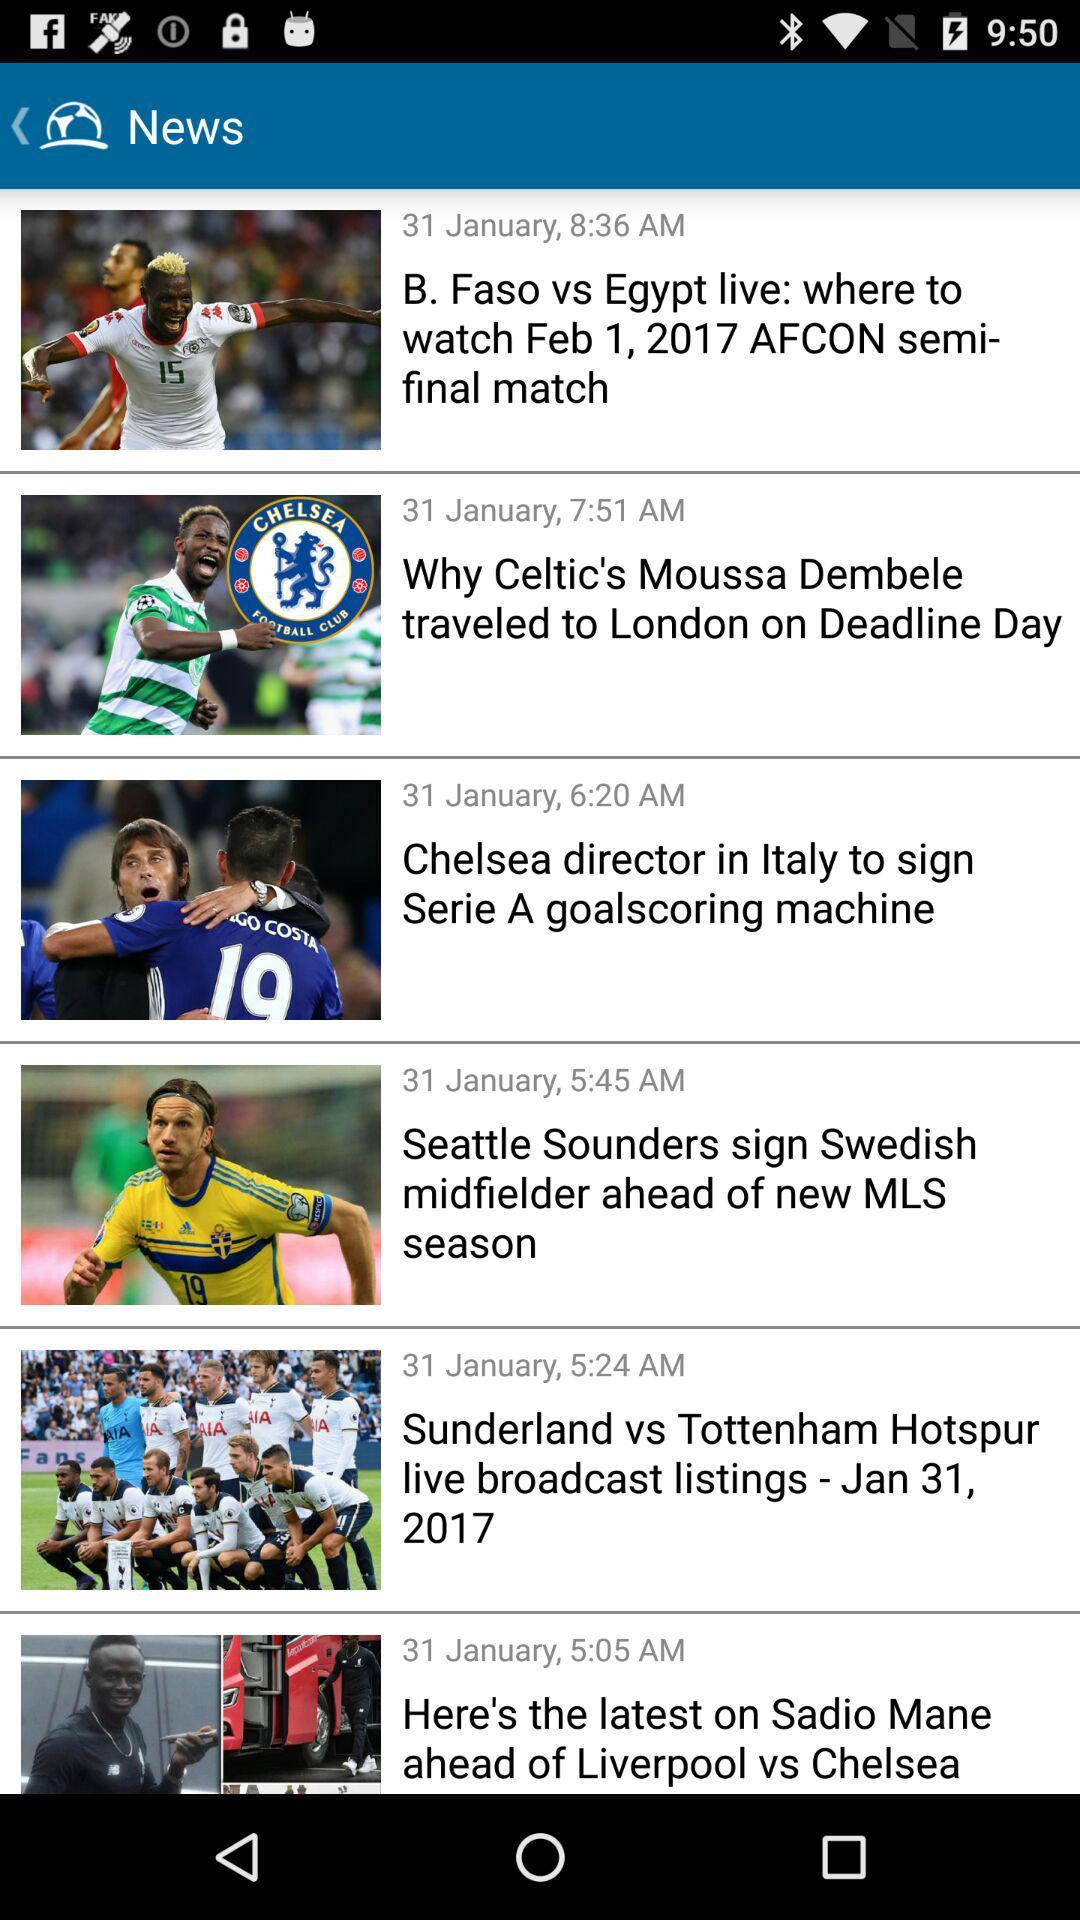 This screenshot has height=1920, width=1080. I want to click on the chelsea director in item, so click(734, 881).